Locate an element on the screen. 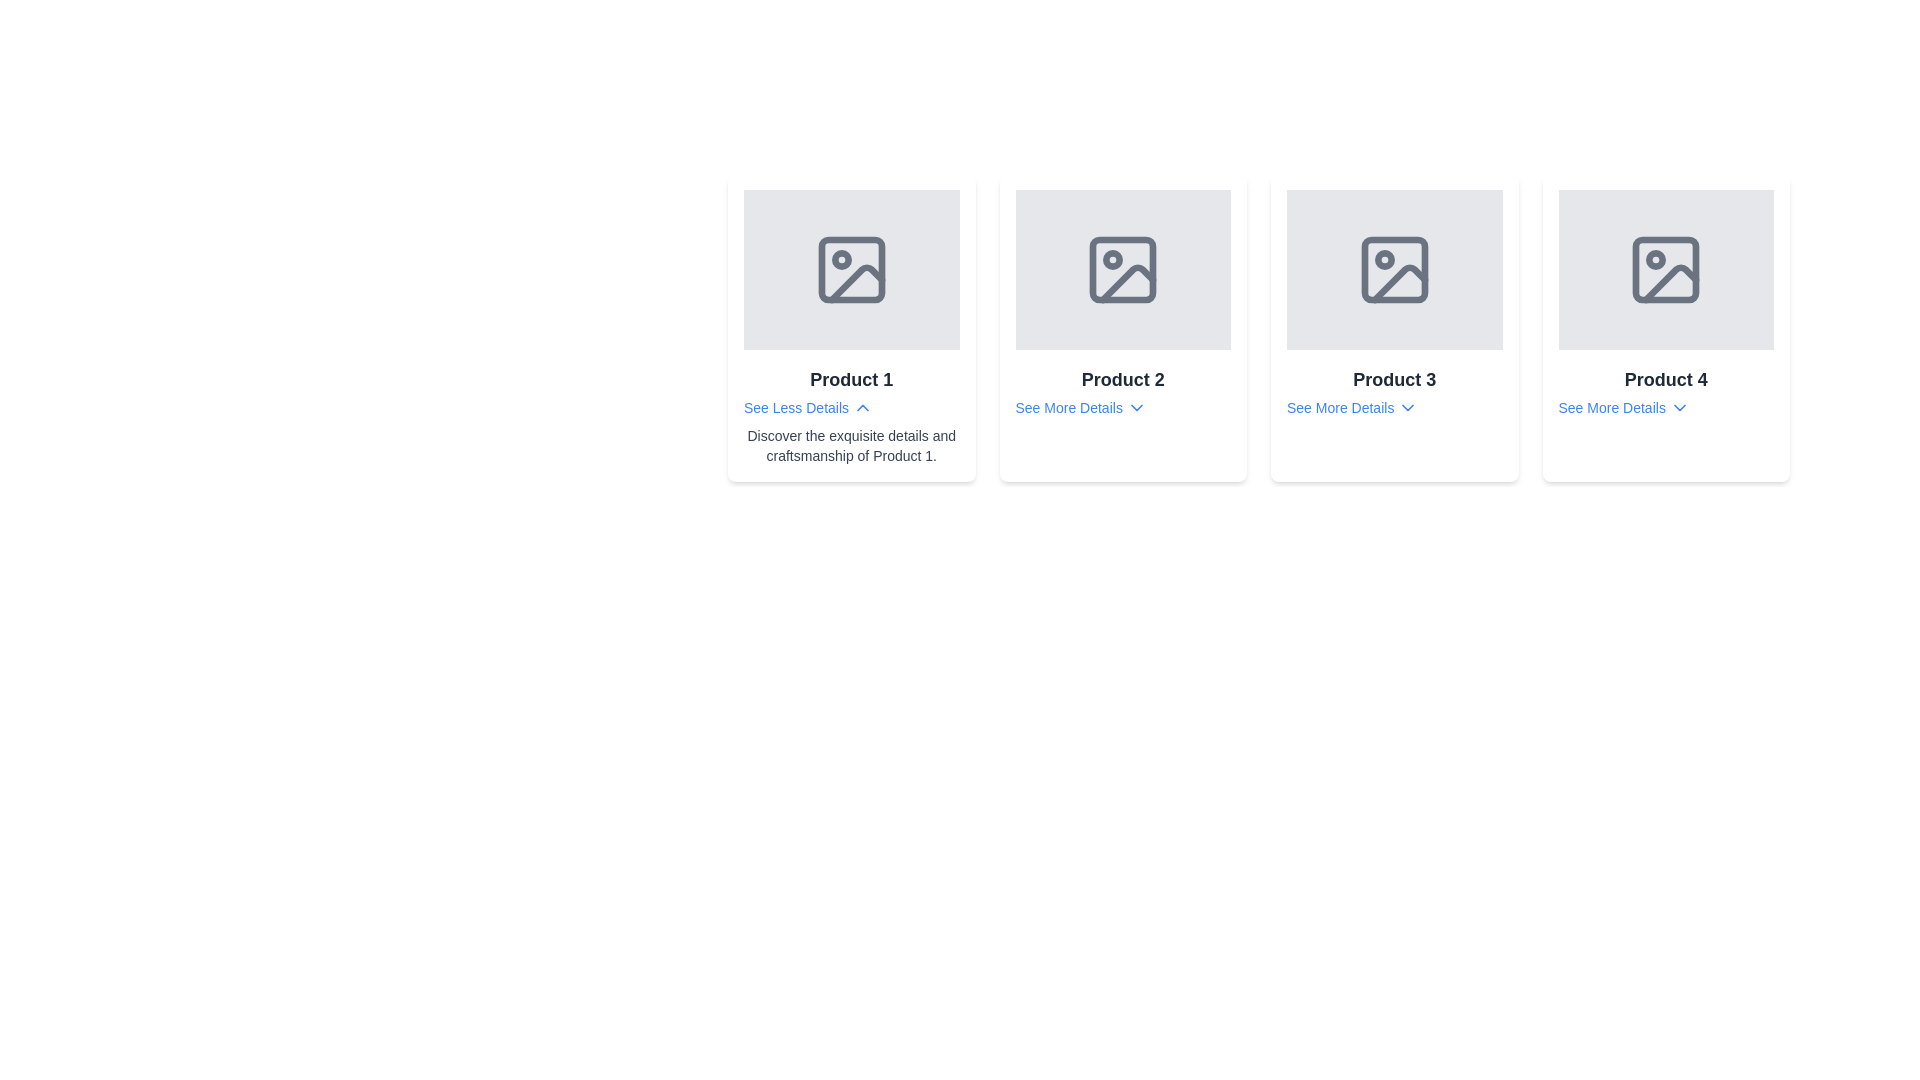 The width and height of the screenshot is (1920, 1080). the 'See Less Details' button styled as a link with an upward-pointing chevron icon is located at coordinates (808, 407).